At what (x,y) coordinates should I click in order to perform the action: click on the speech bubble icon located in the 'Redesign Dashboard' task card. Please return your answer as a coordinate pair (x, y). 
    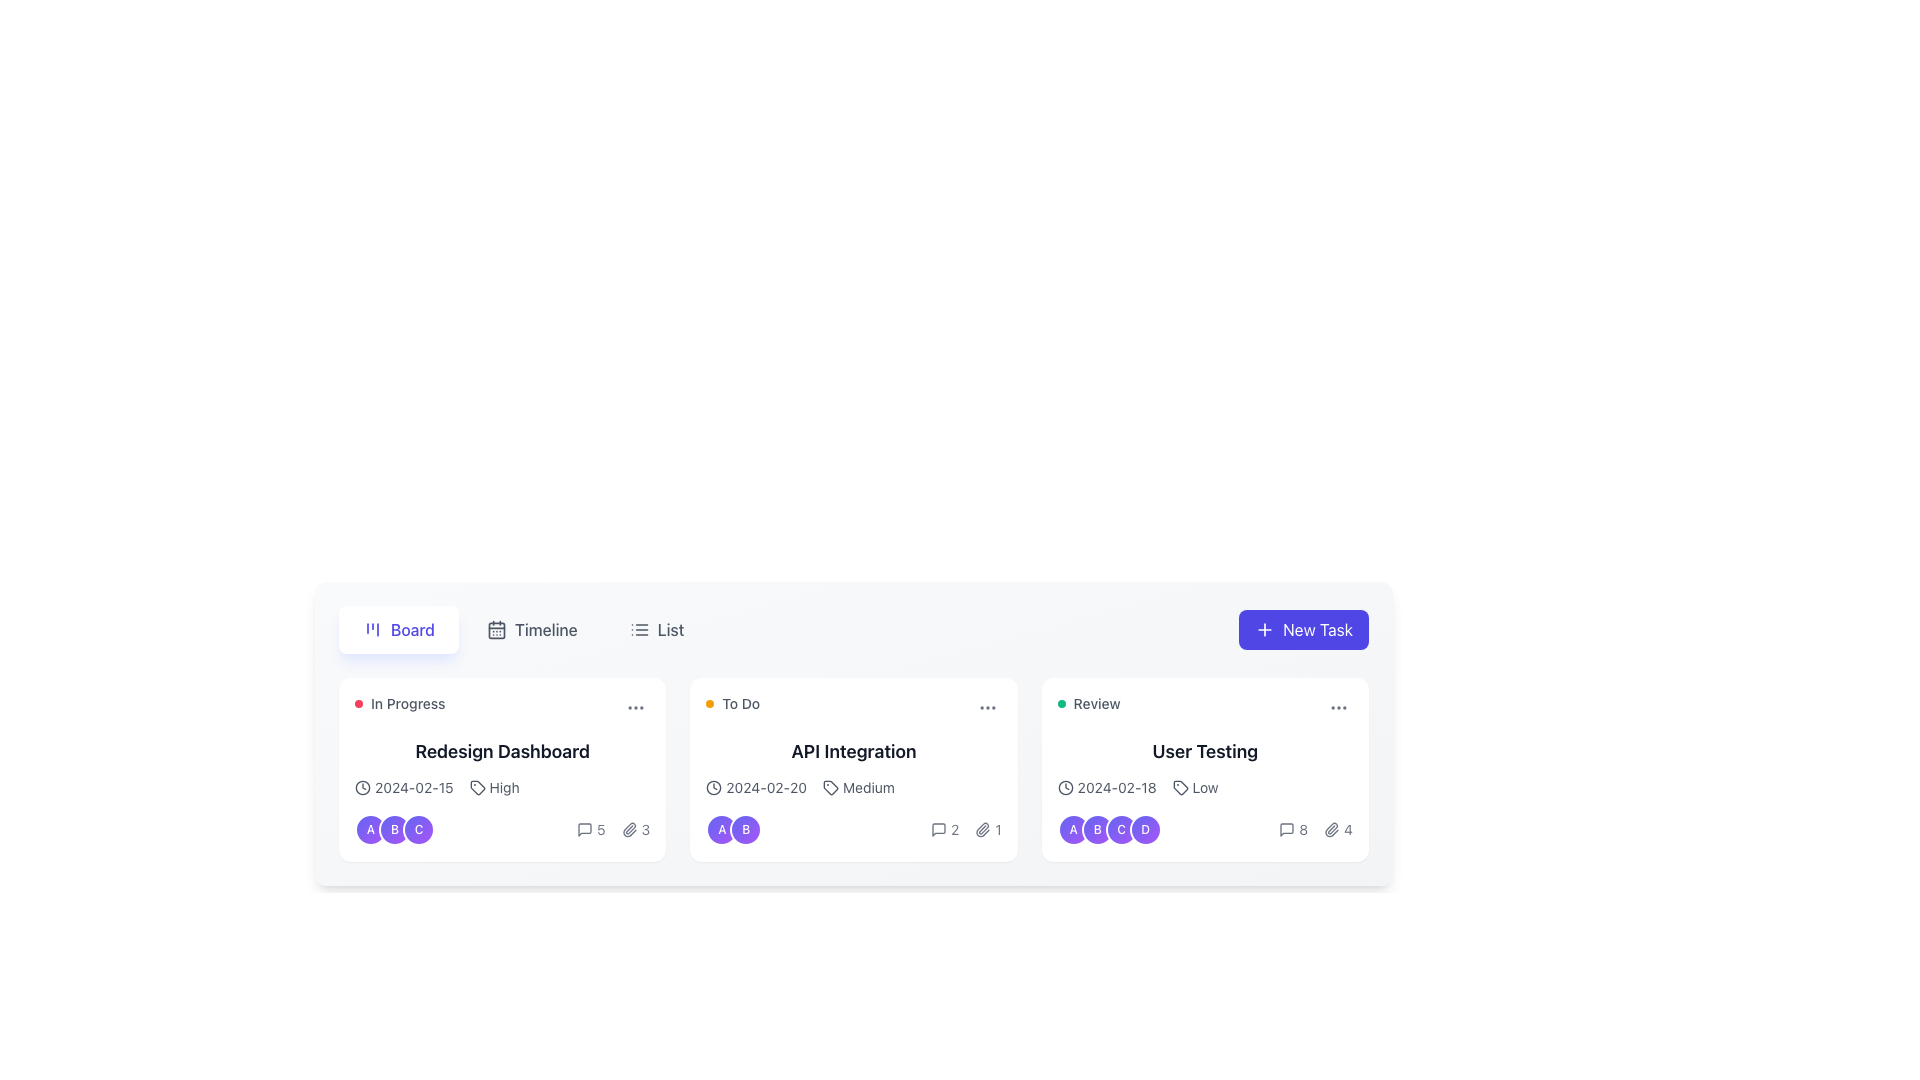
    Looking at the image, I should click on (584, 829).